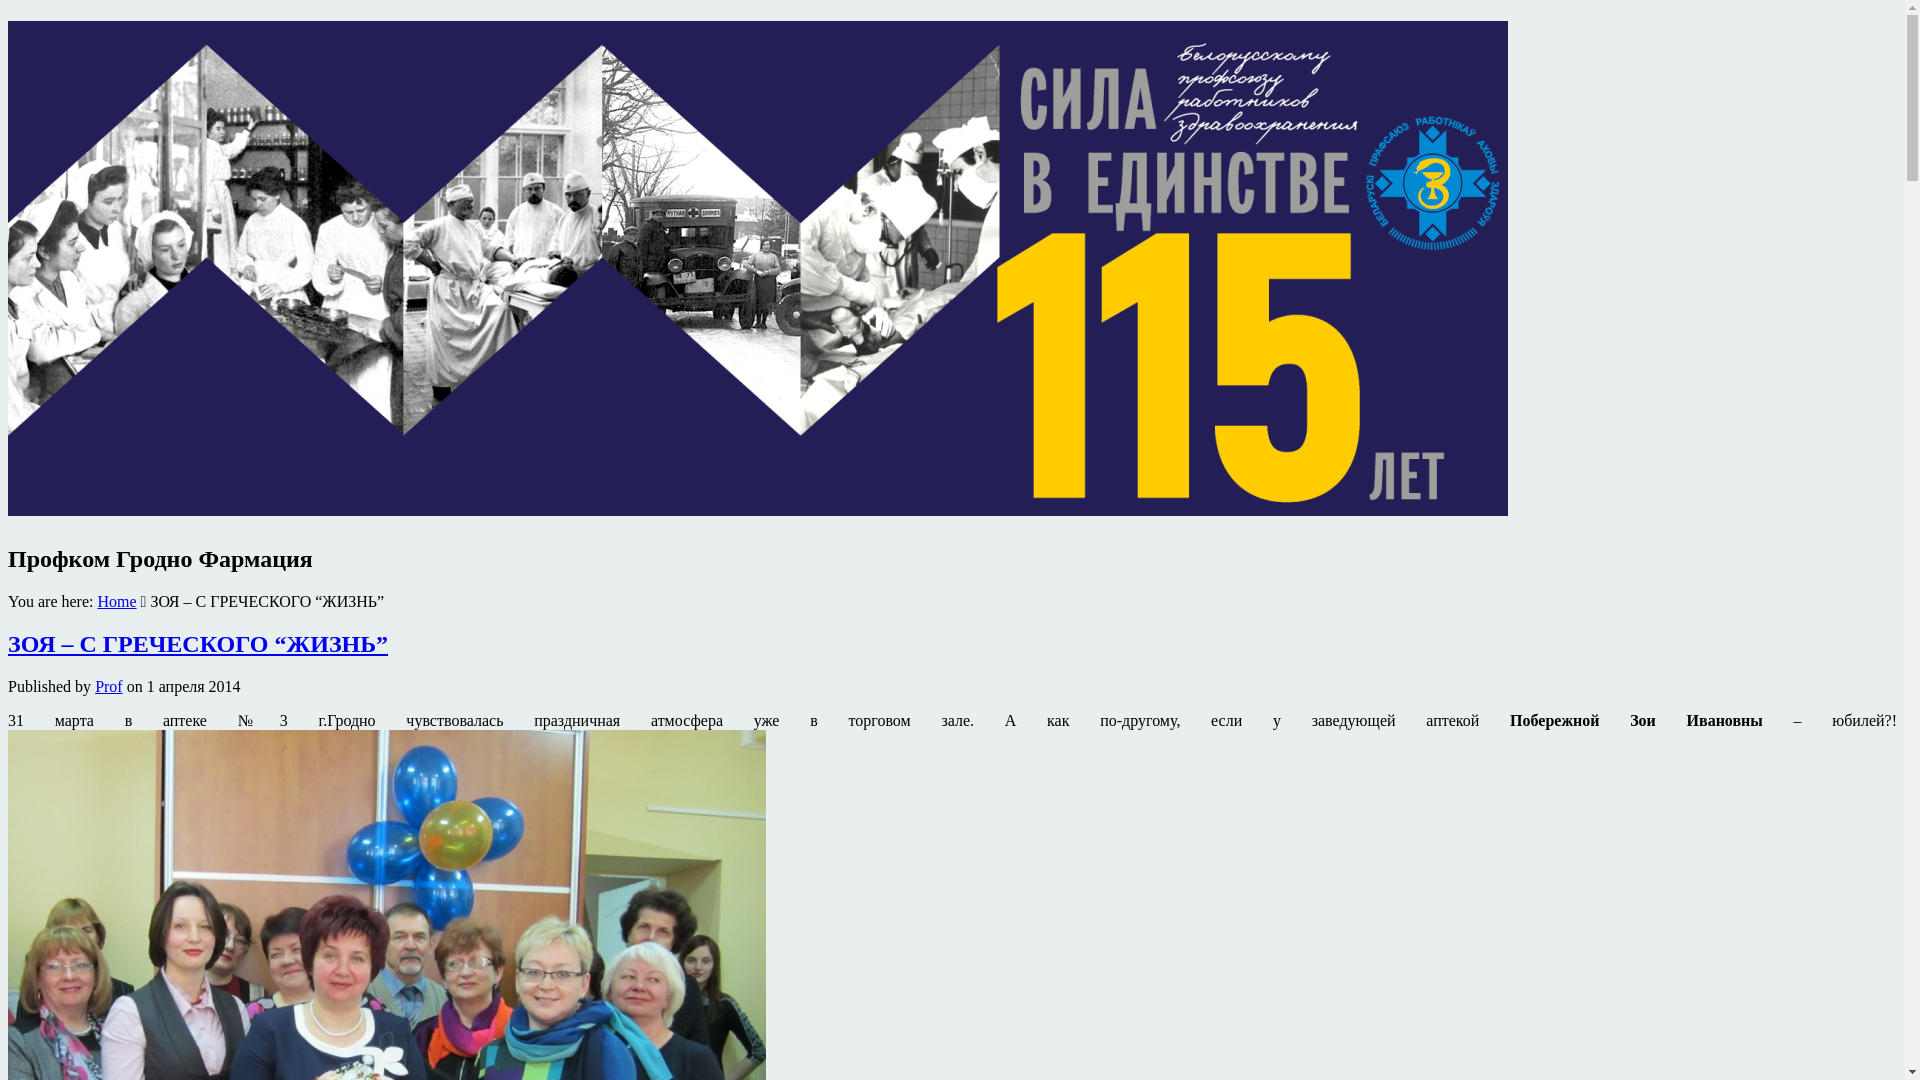  Describe the element at coordinates (115, 600) in the screenshot. I see `'Home'` at that location.